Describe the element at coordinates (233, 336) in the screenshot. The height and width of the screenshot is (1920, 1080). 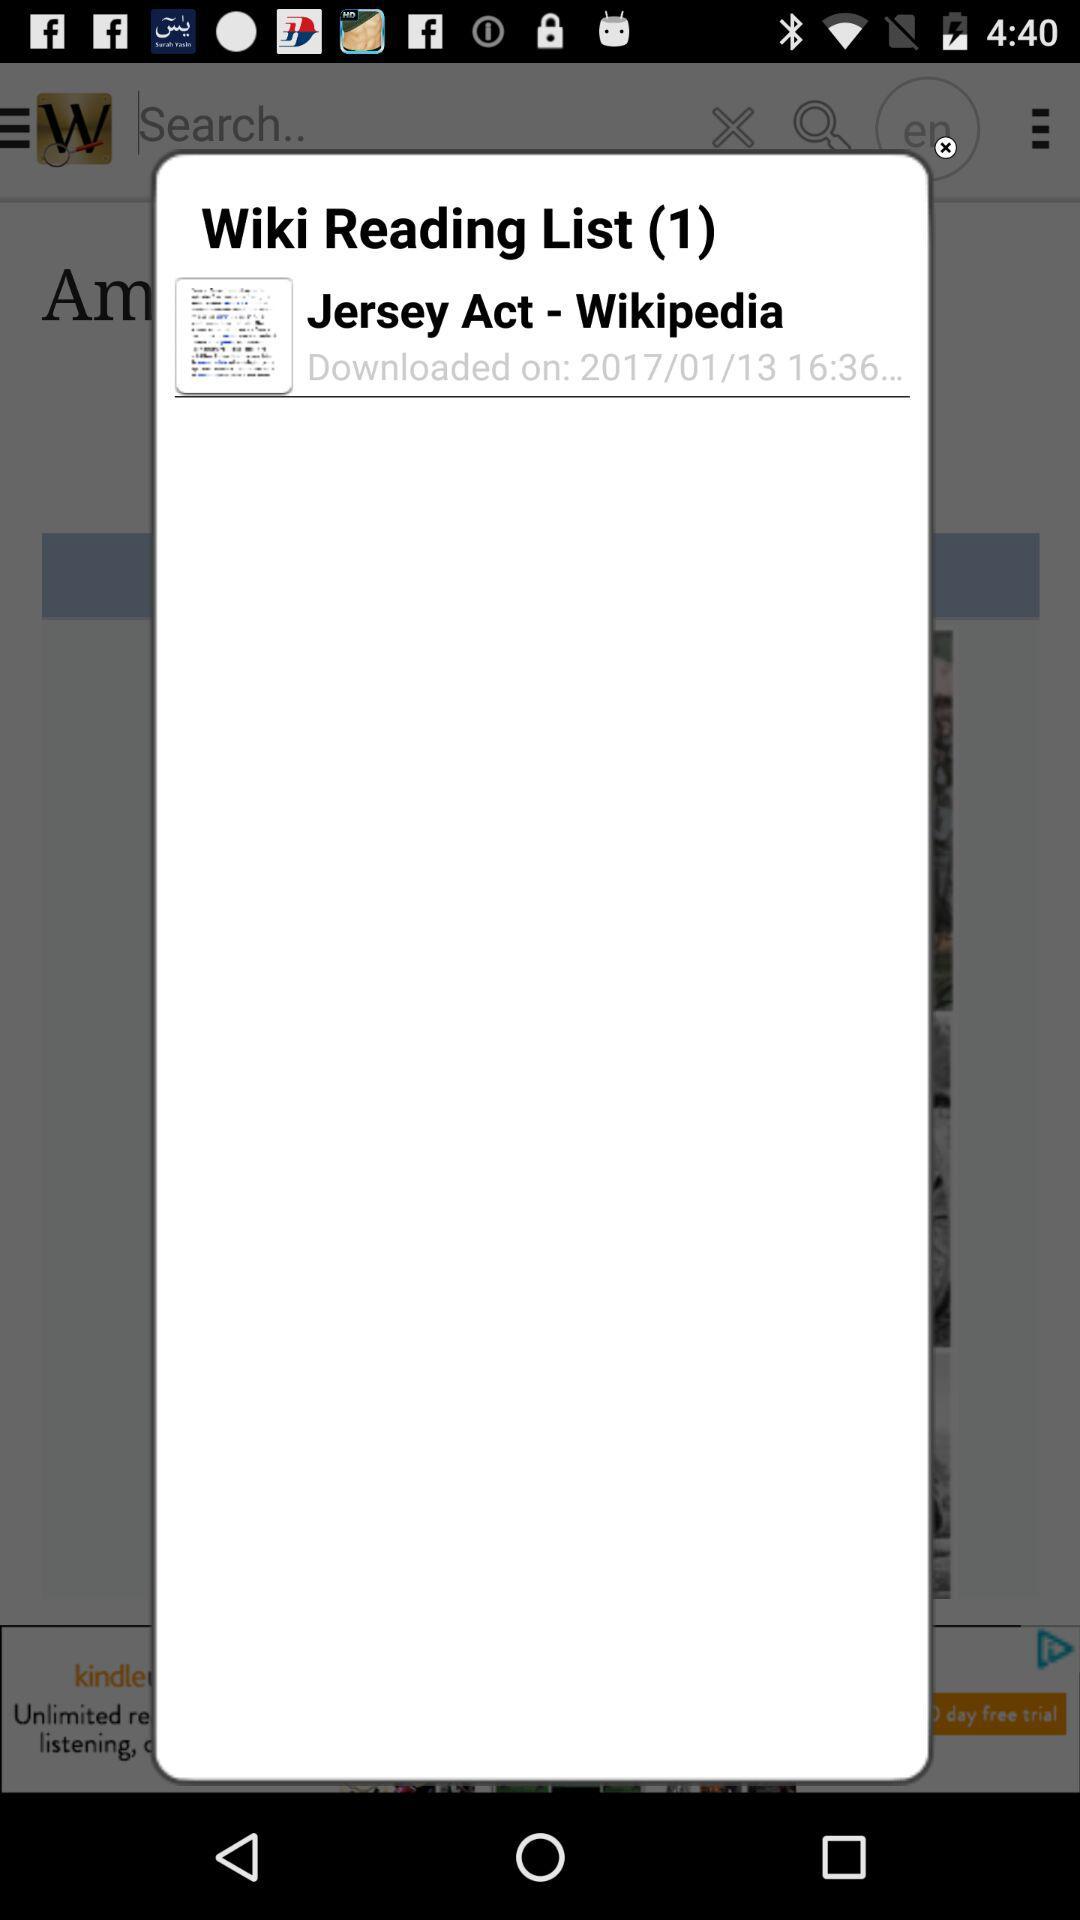
I see `app below wiki reading list icon` at that location.